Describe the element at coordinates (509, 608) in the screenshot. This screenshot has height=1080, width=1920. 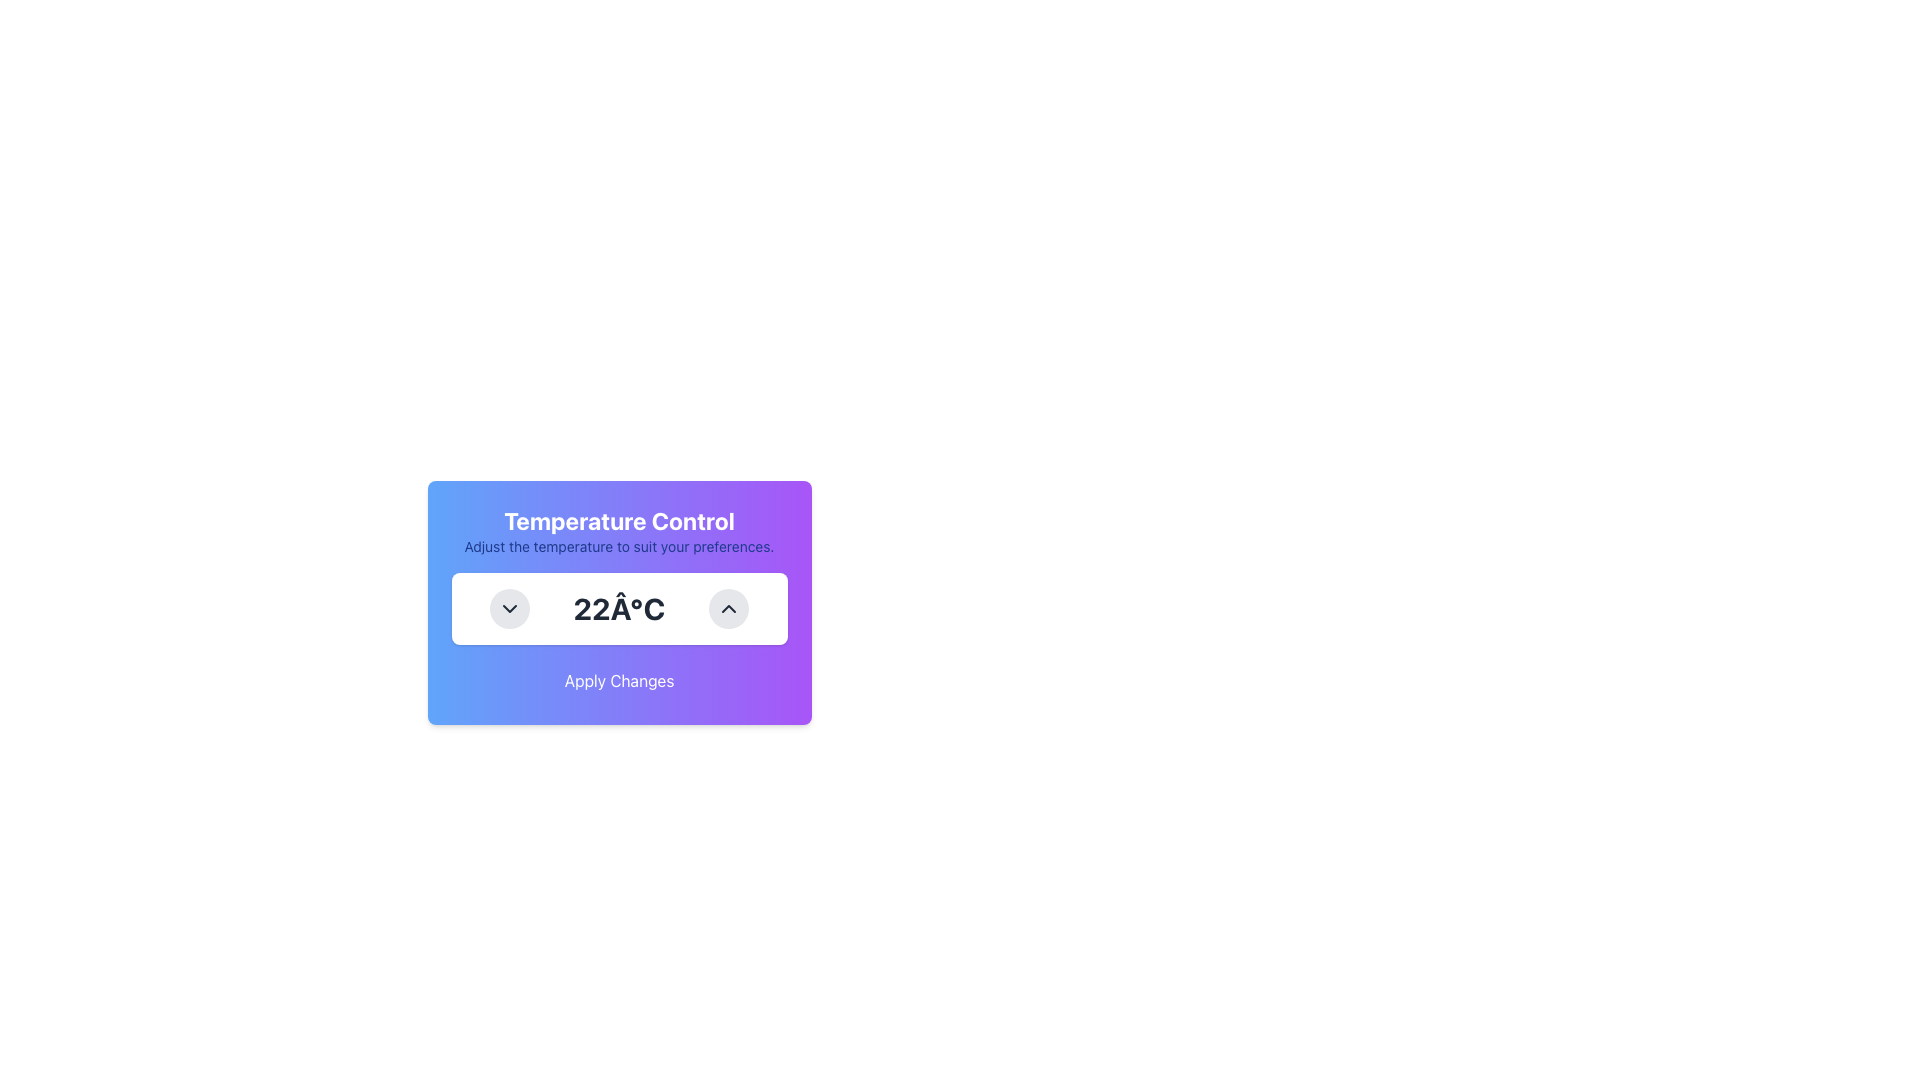
I see `the downward-pointing chevron icon with a rounded border` at that location.